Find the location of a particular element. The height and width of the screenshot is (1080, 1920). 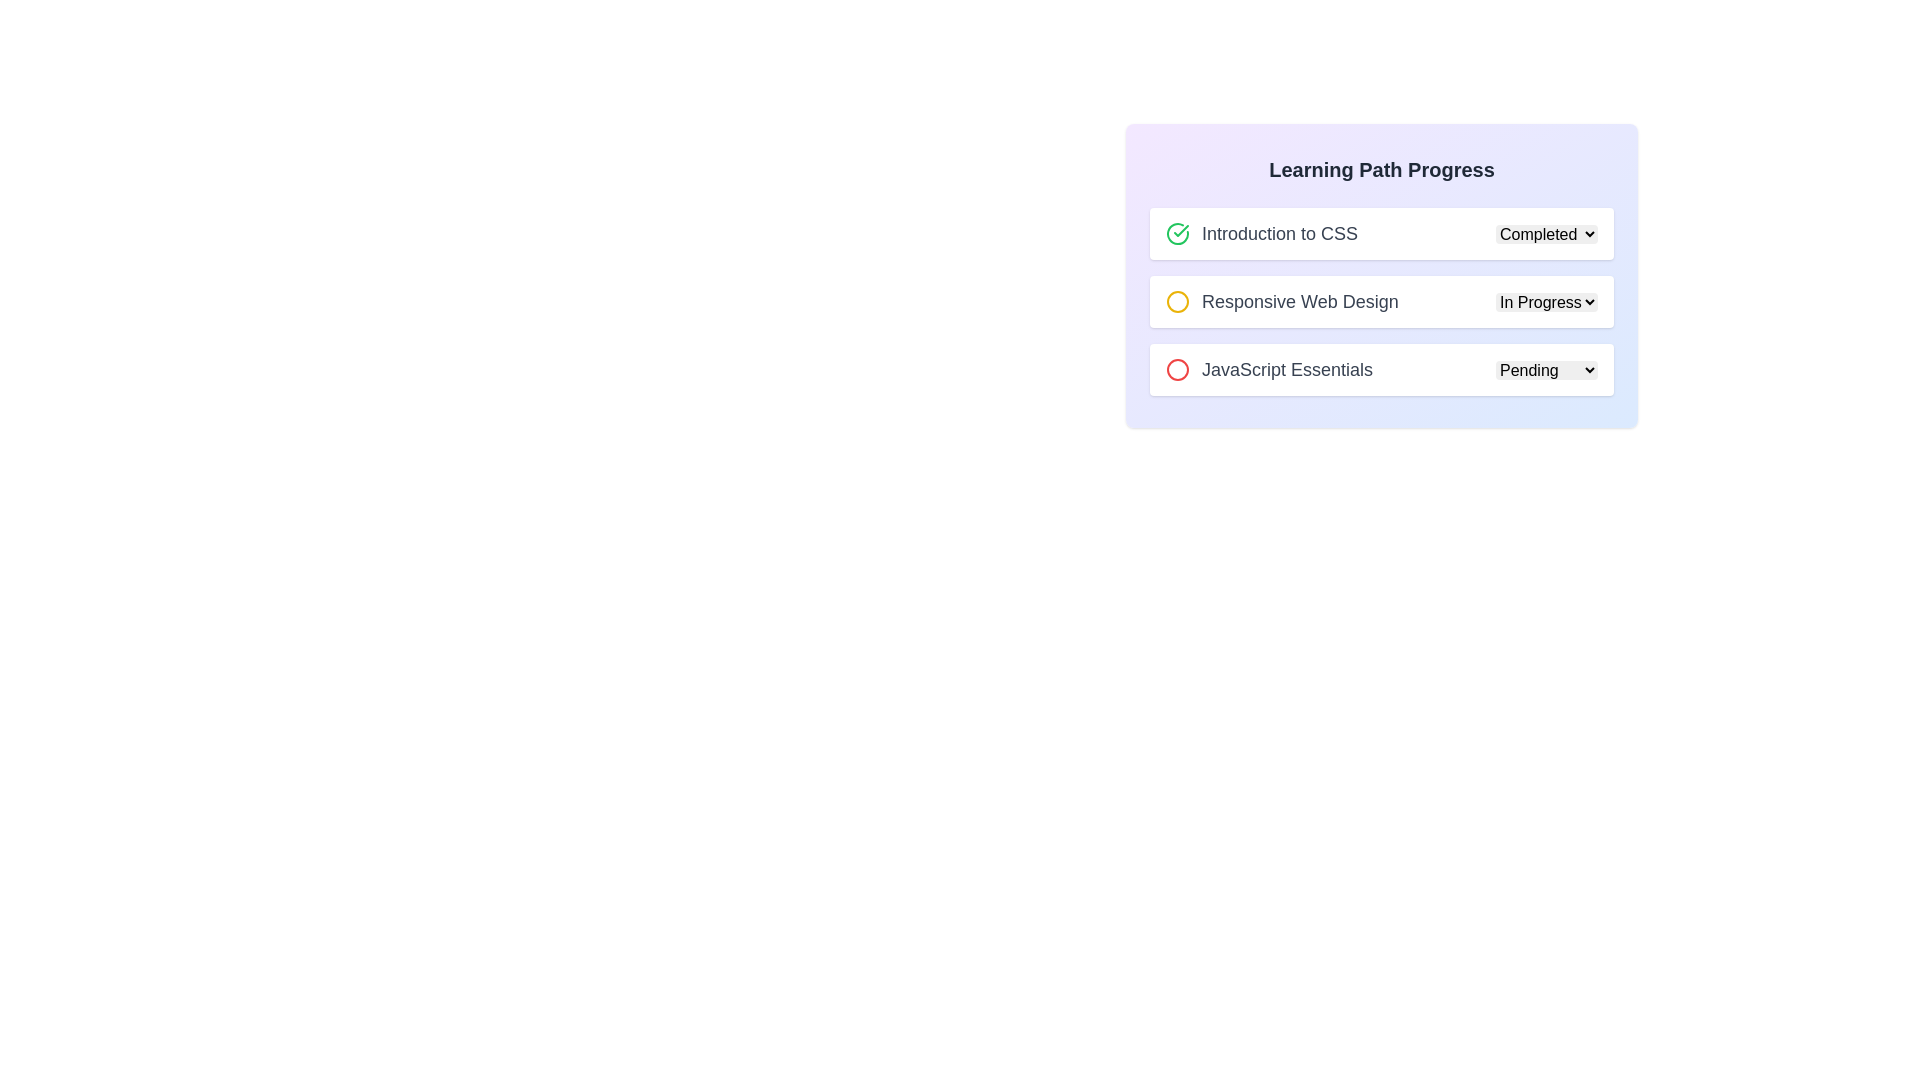

the first list item labeled 'Introduction to CSS' with a green checkmark icon to expand its view is located at coordinates (1261, 233).